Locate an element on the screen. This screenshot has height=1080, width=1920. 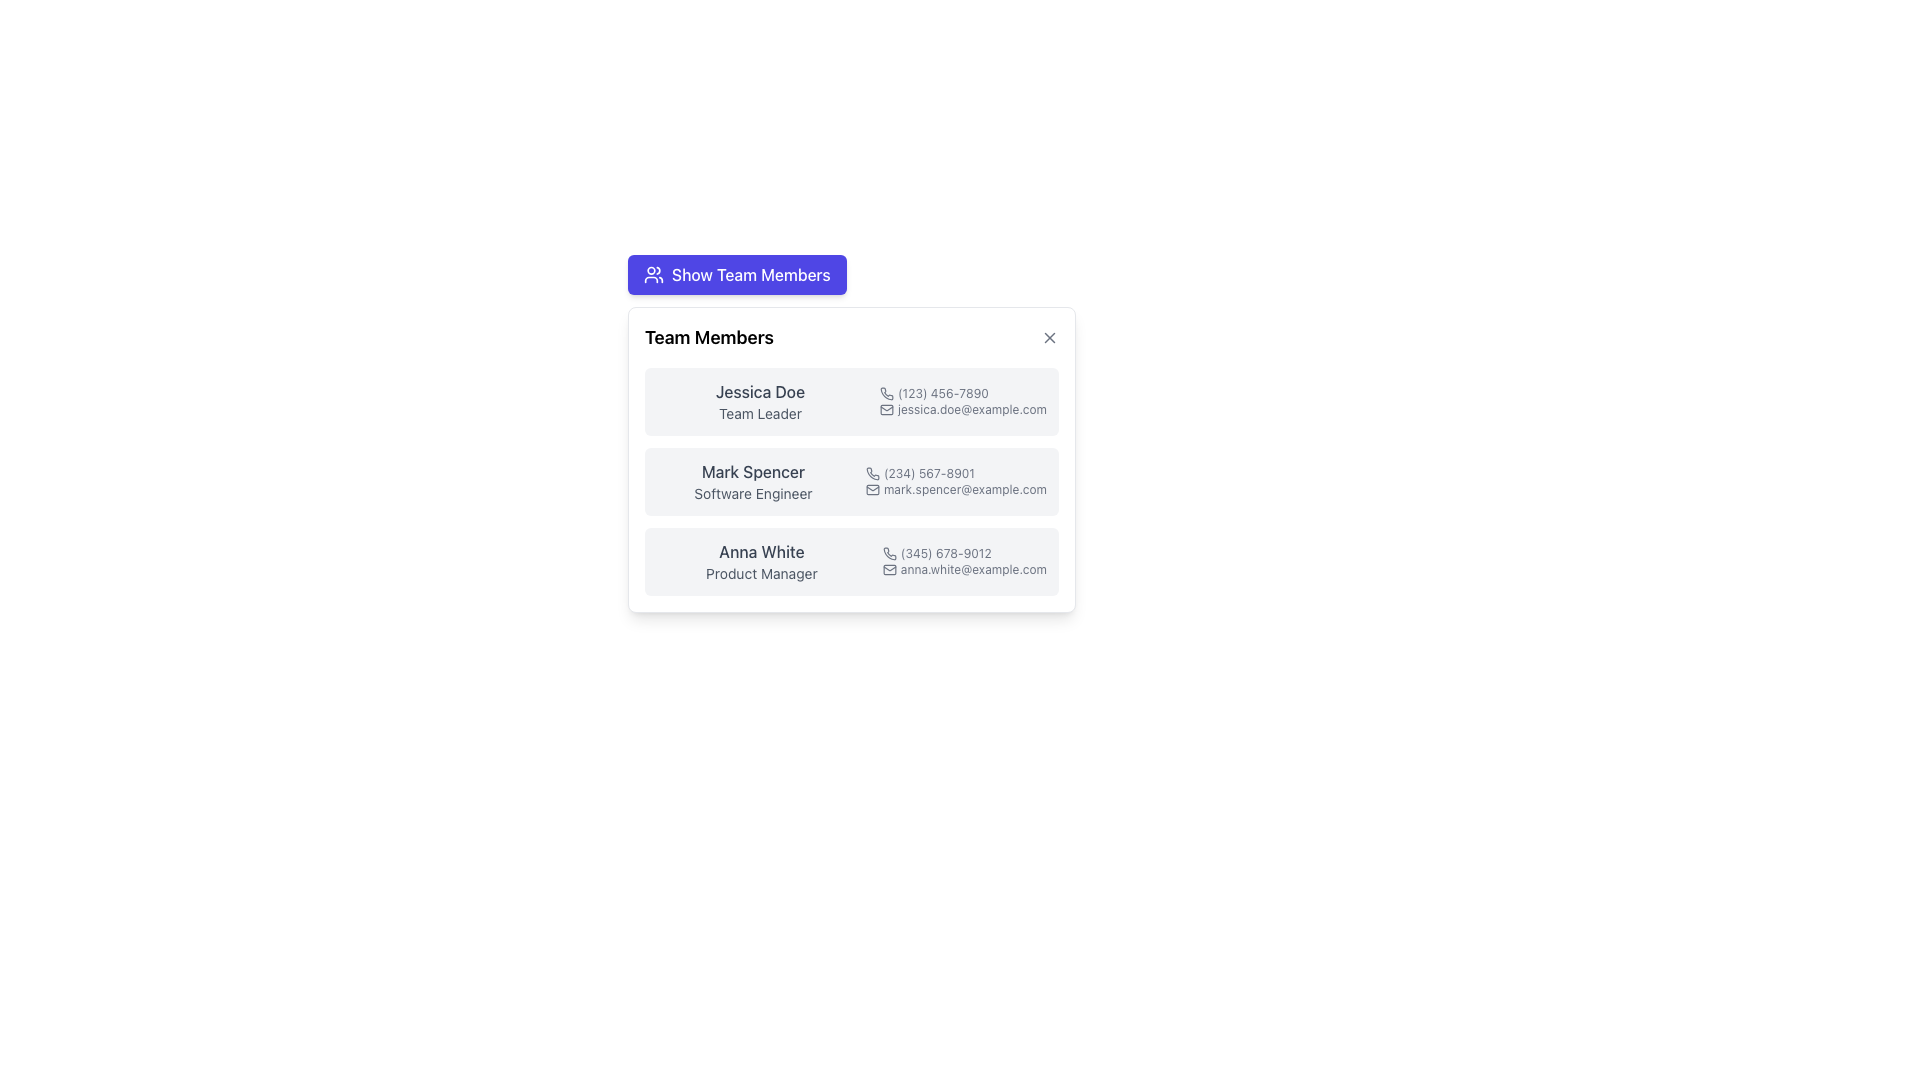
the telephone icon located in the second row of the 'Team Members' modal, which is visually associated with the phone number '(234) 567-8901' is located at coordinates (872, 474).